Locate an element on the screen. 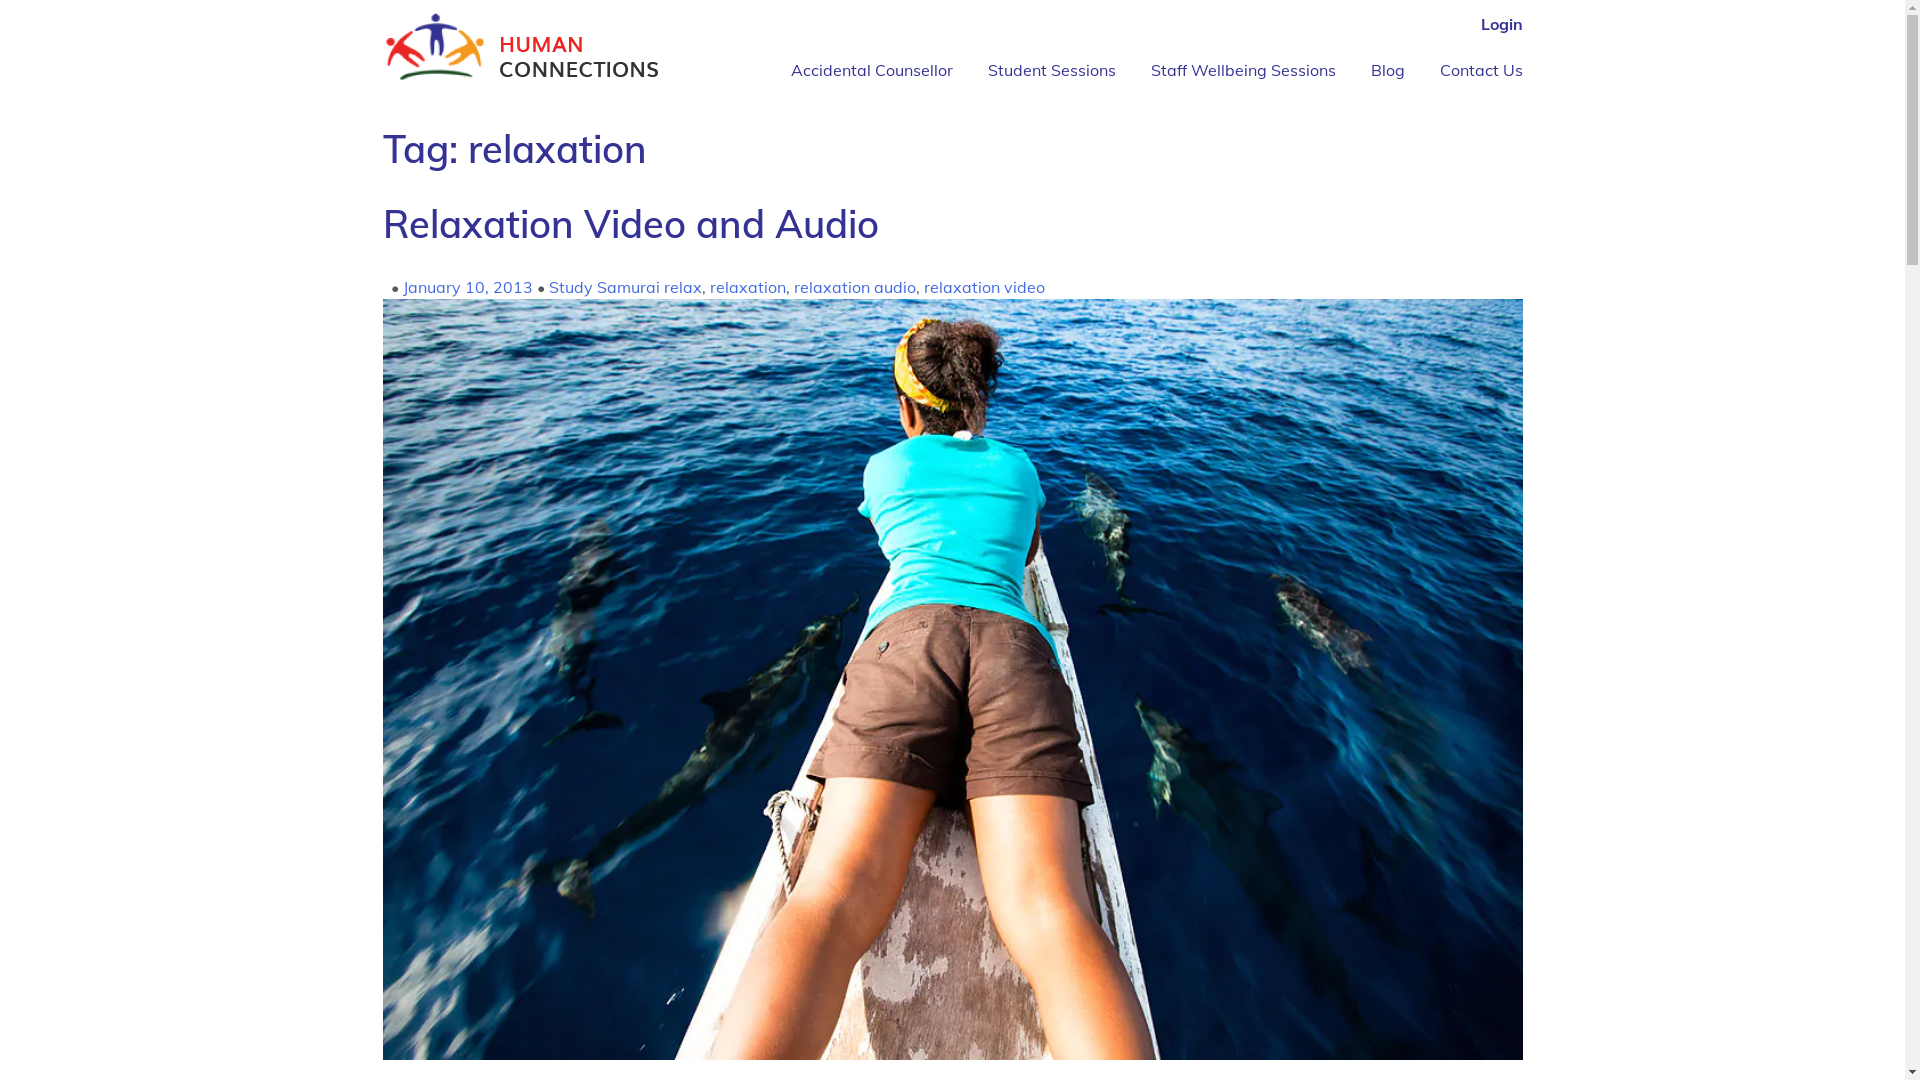 The image size is (1920, 1080). 'relaxation' is located at coordinates (710, 286).